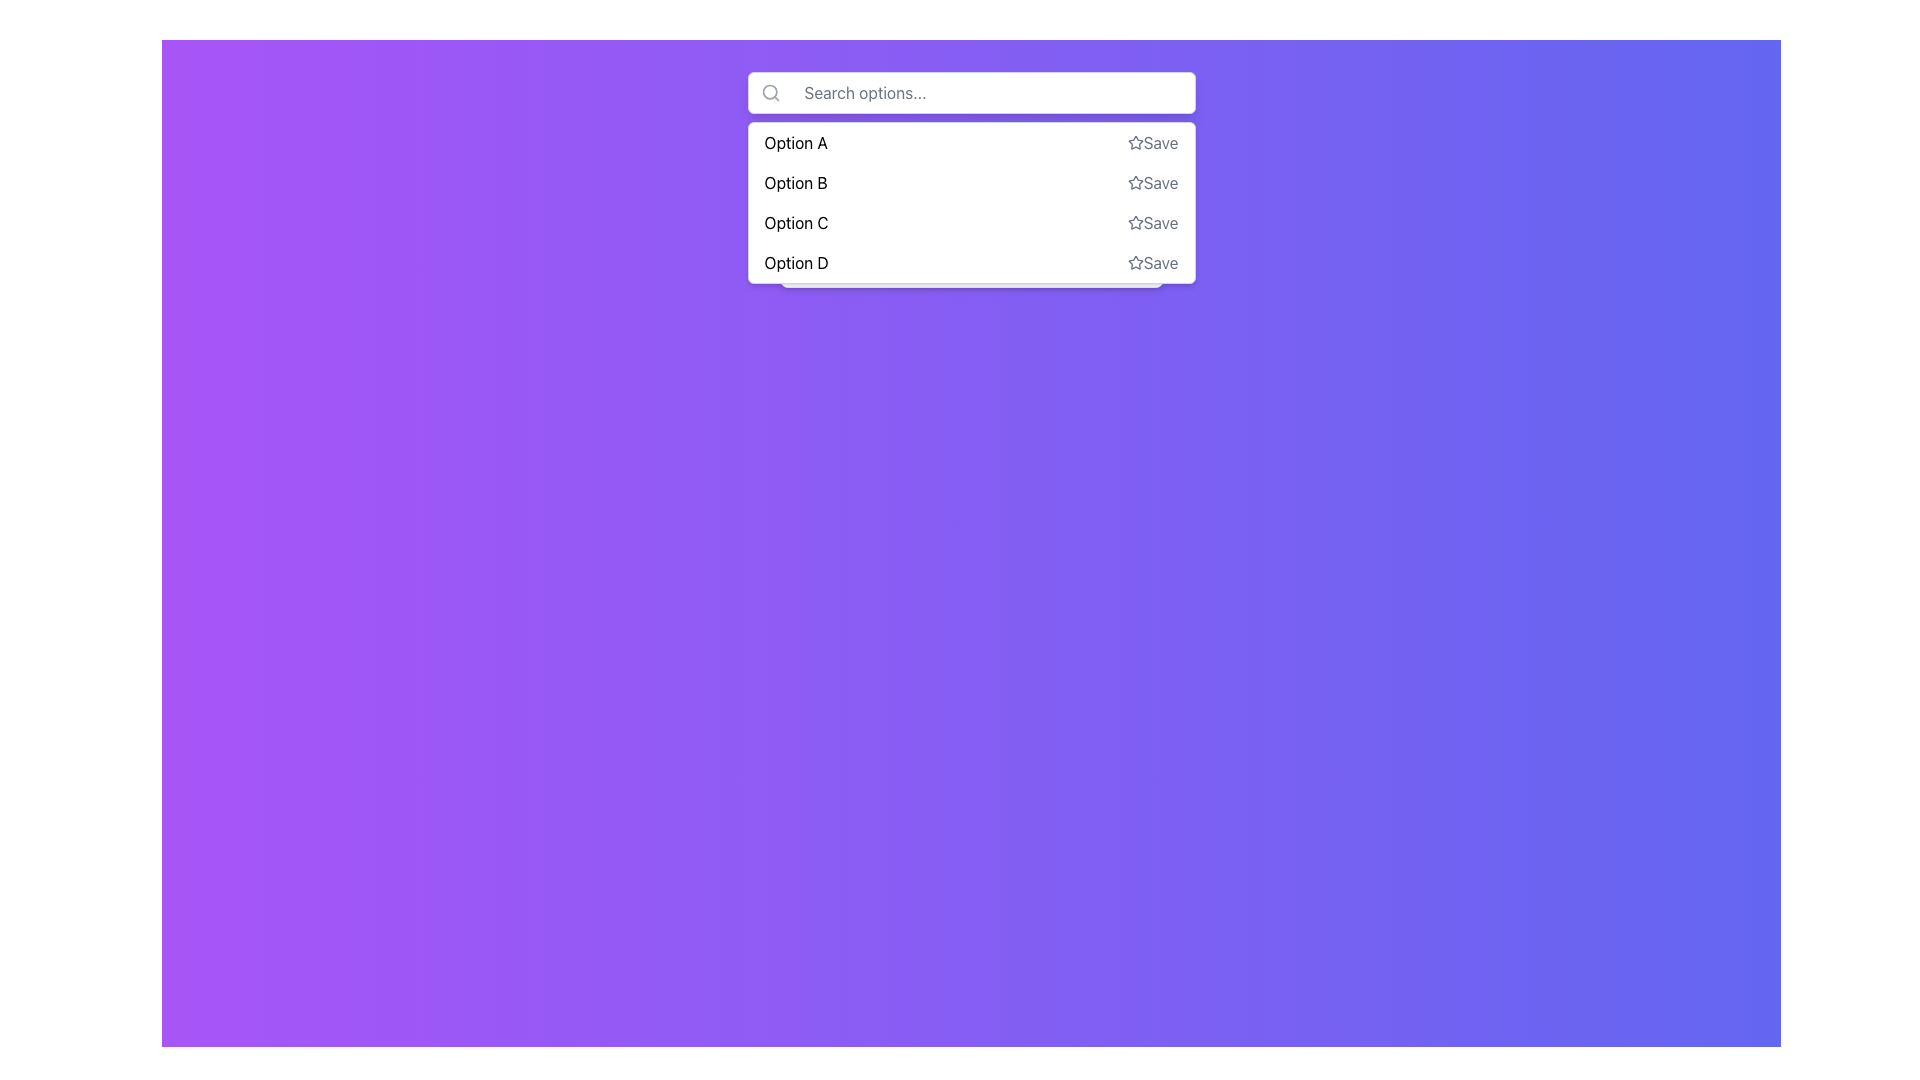  I want to click on the star icon located to the left of the 'Save' text within the fourth list item labeled 'Option D', so click(1135, 261).